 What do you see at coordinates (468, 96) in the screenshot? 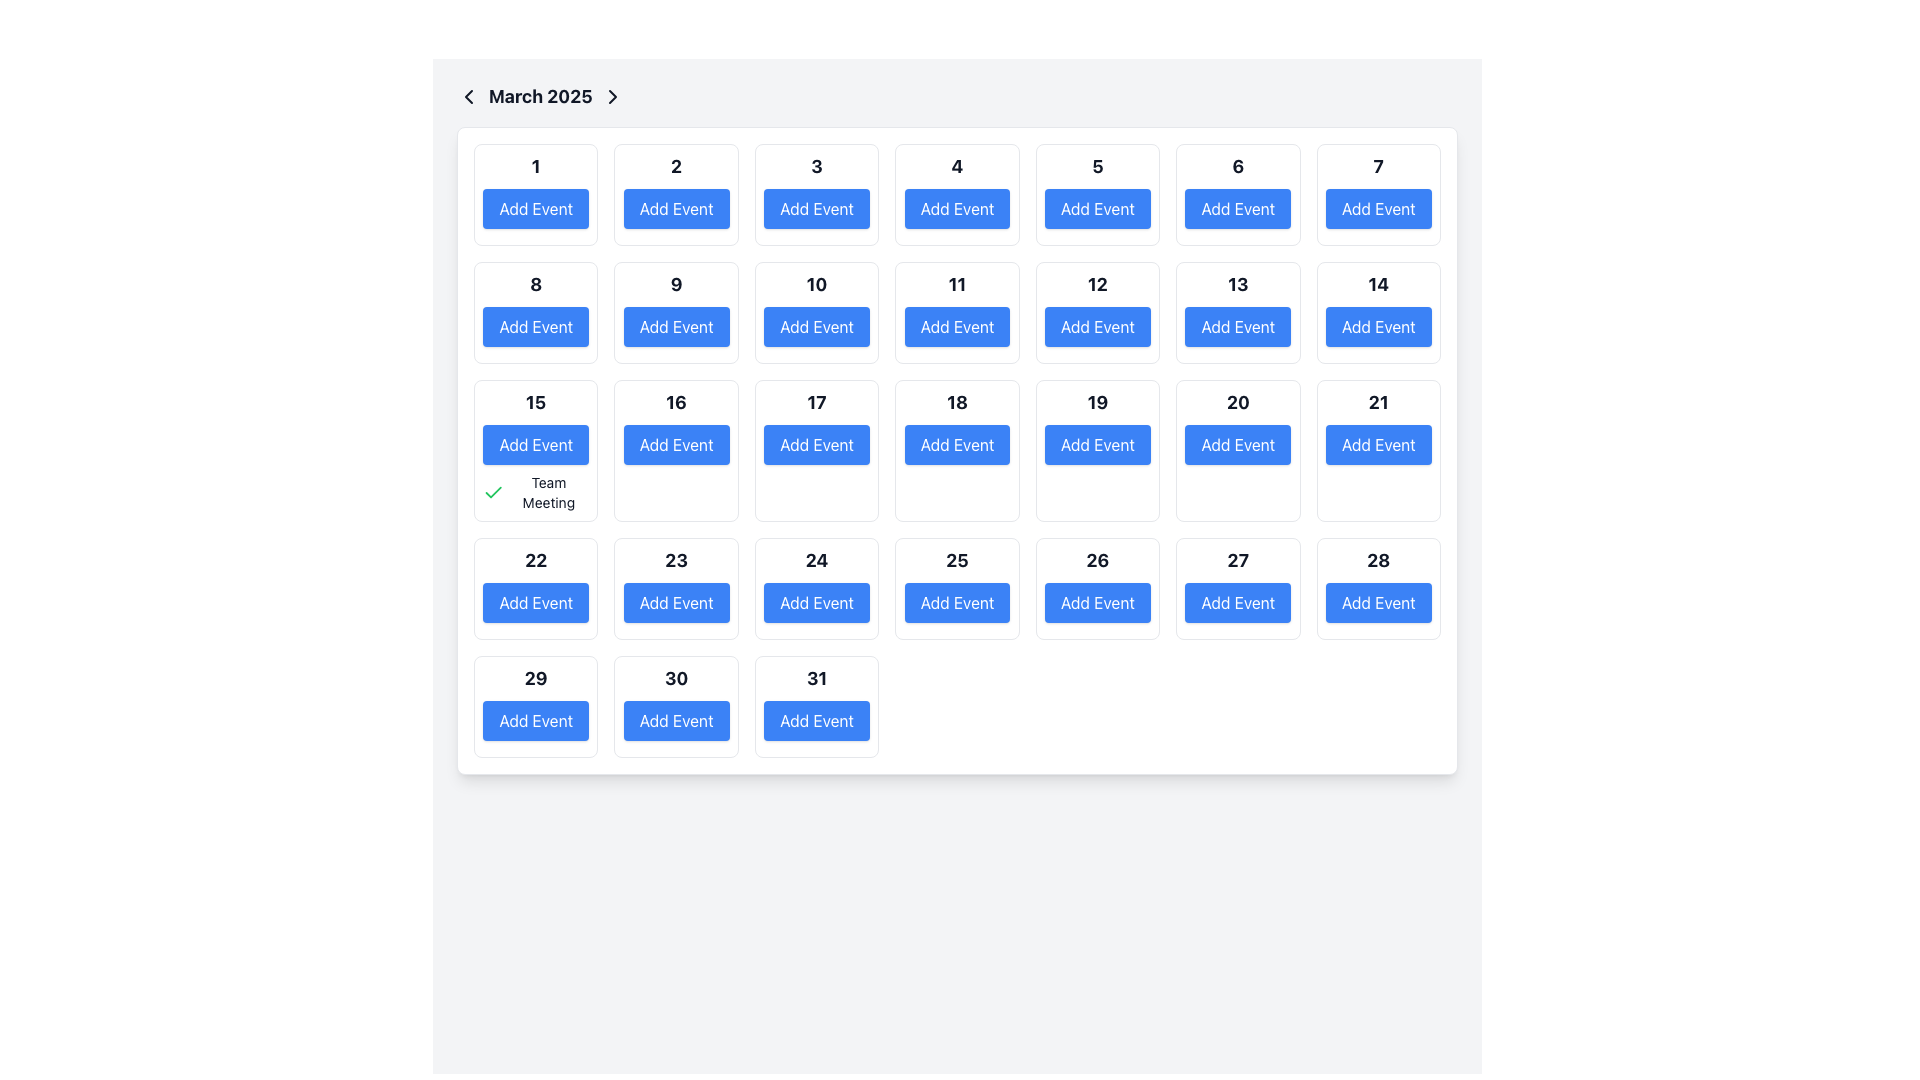
I see `the Icon button that allows the user to navigate to the previous month in the calendar view, located at the top-left corner of the interface, immediately to the left of the text 'March 2025'` at bounding box center [468, 96].